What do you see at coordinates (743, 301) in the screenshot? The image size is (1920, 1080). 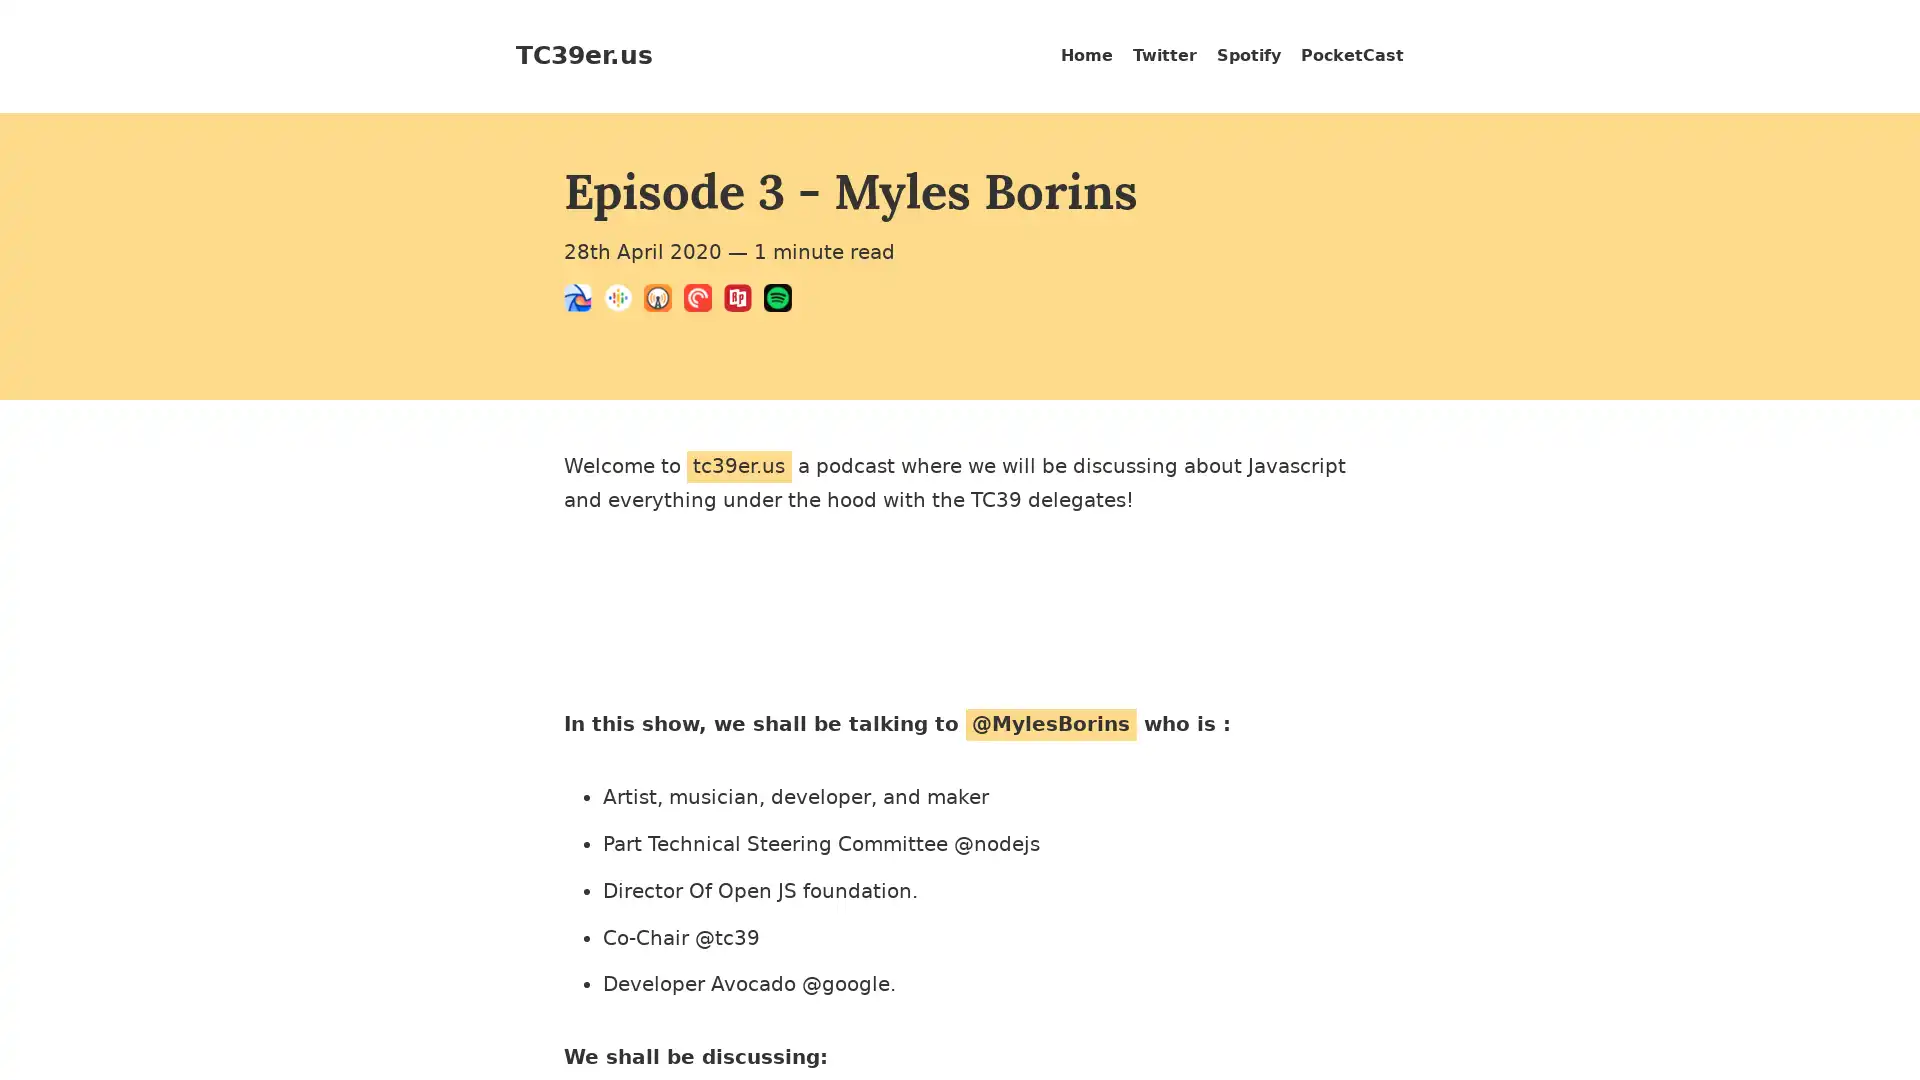 I see `RadioPublic Logo` at bounding box center [743, 301].